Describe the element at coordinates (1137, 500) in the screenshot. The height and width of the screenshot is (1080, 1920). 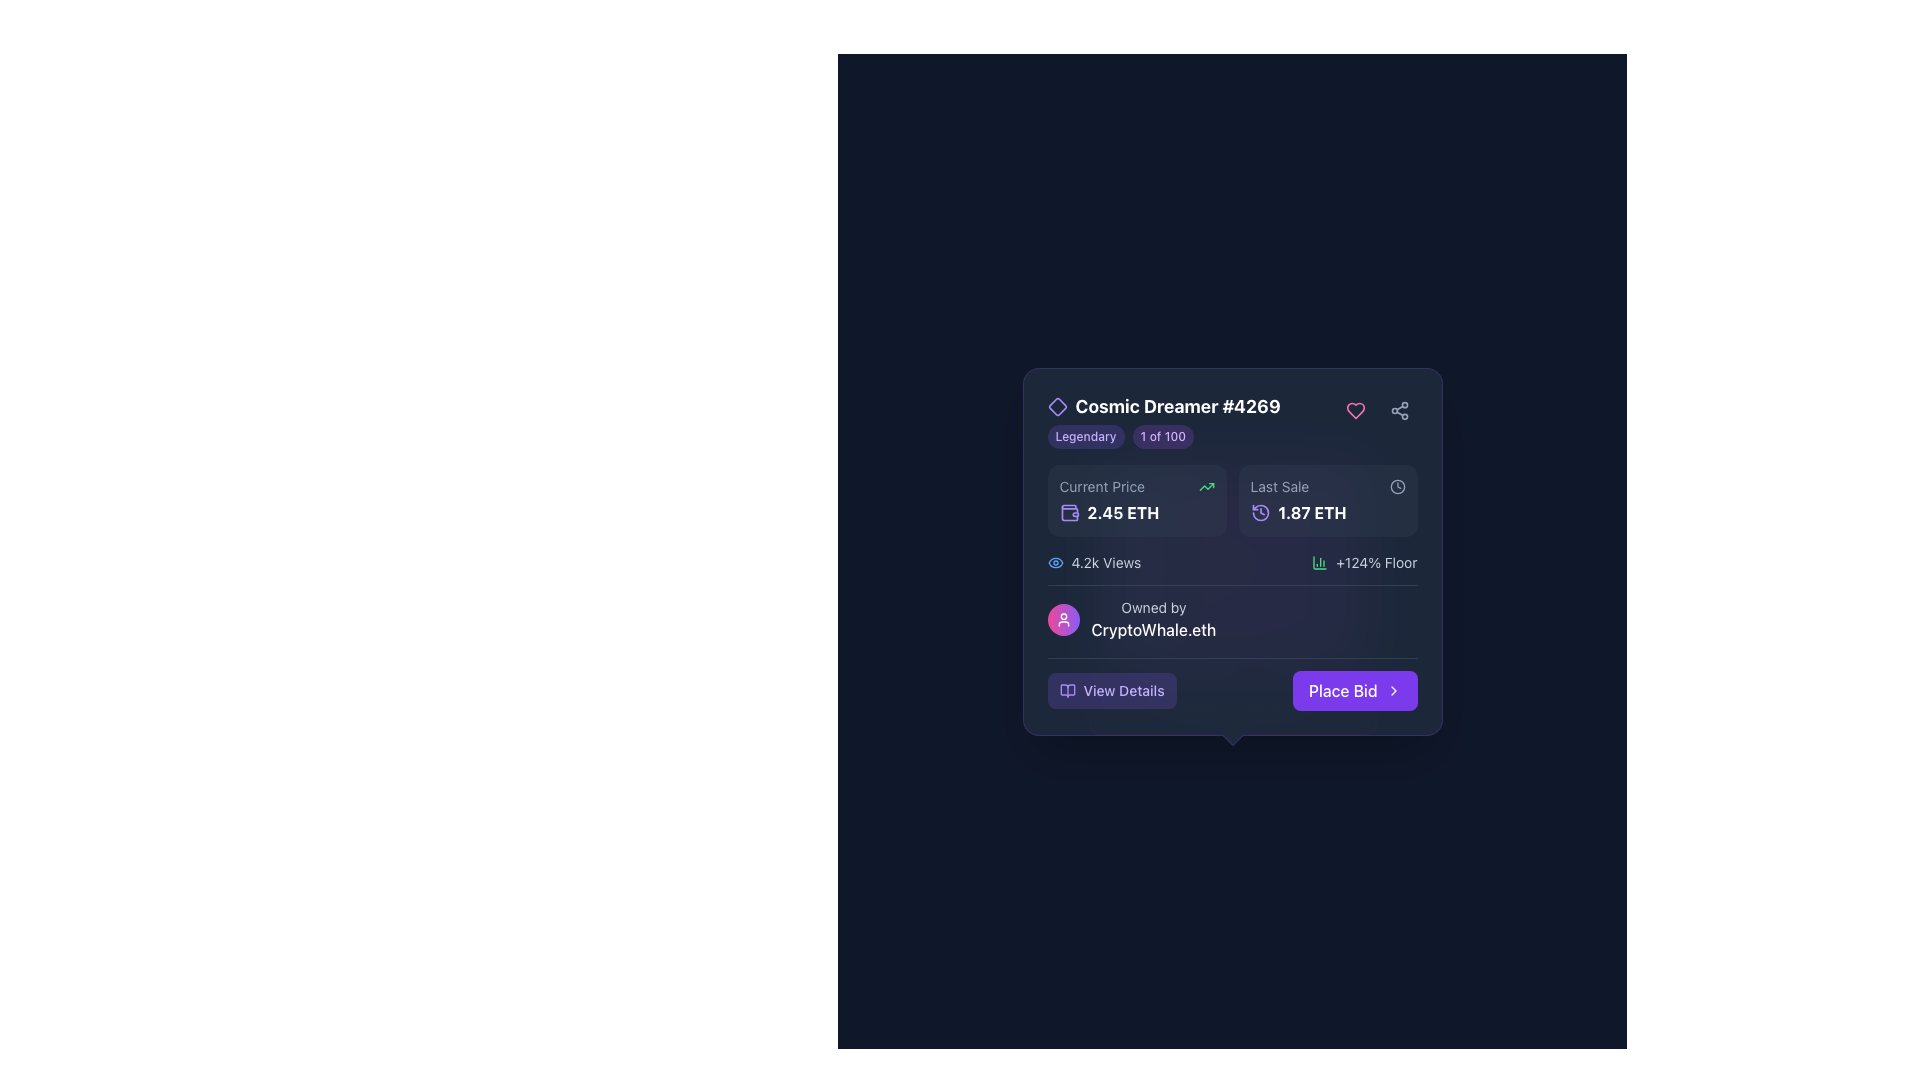
I see `the informational display card that shows the current price of an item in Ethereum (ETH)` at that location.